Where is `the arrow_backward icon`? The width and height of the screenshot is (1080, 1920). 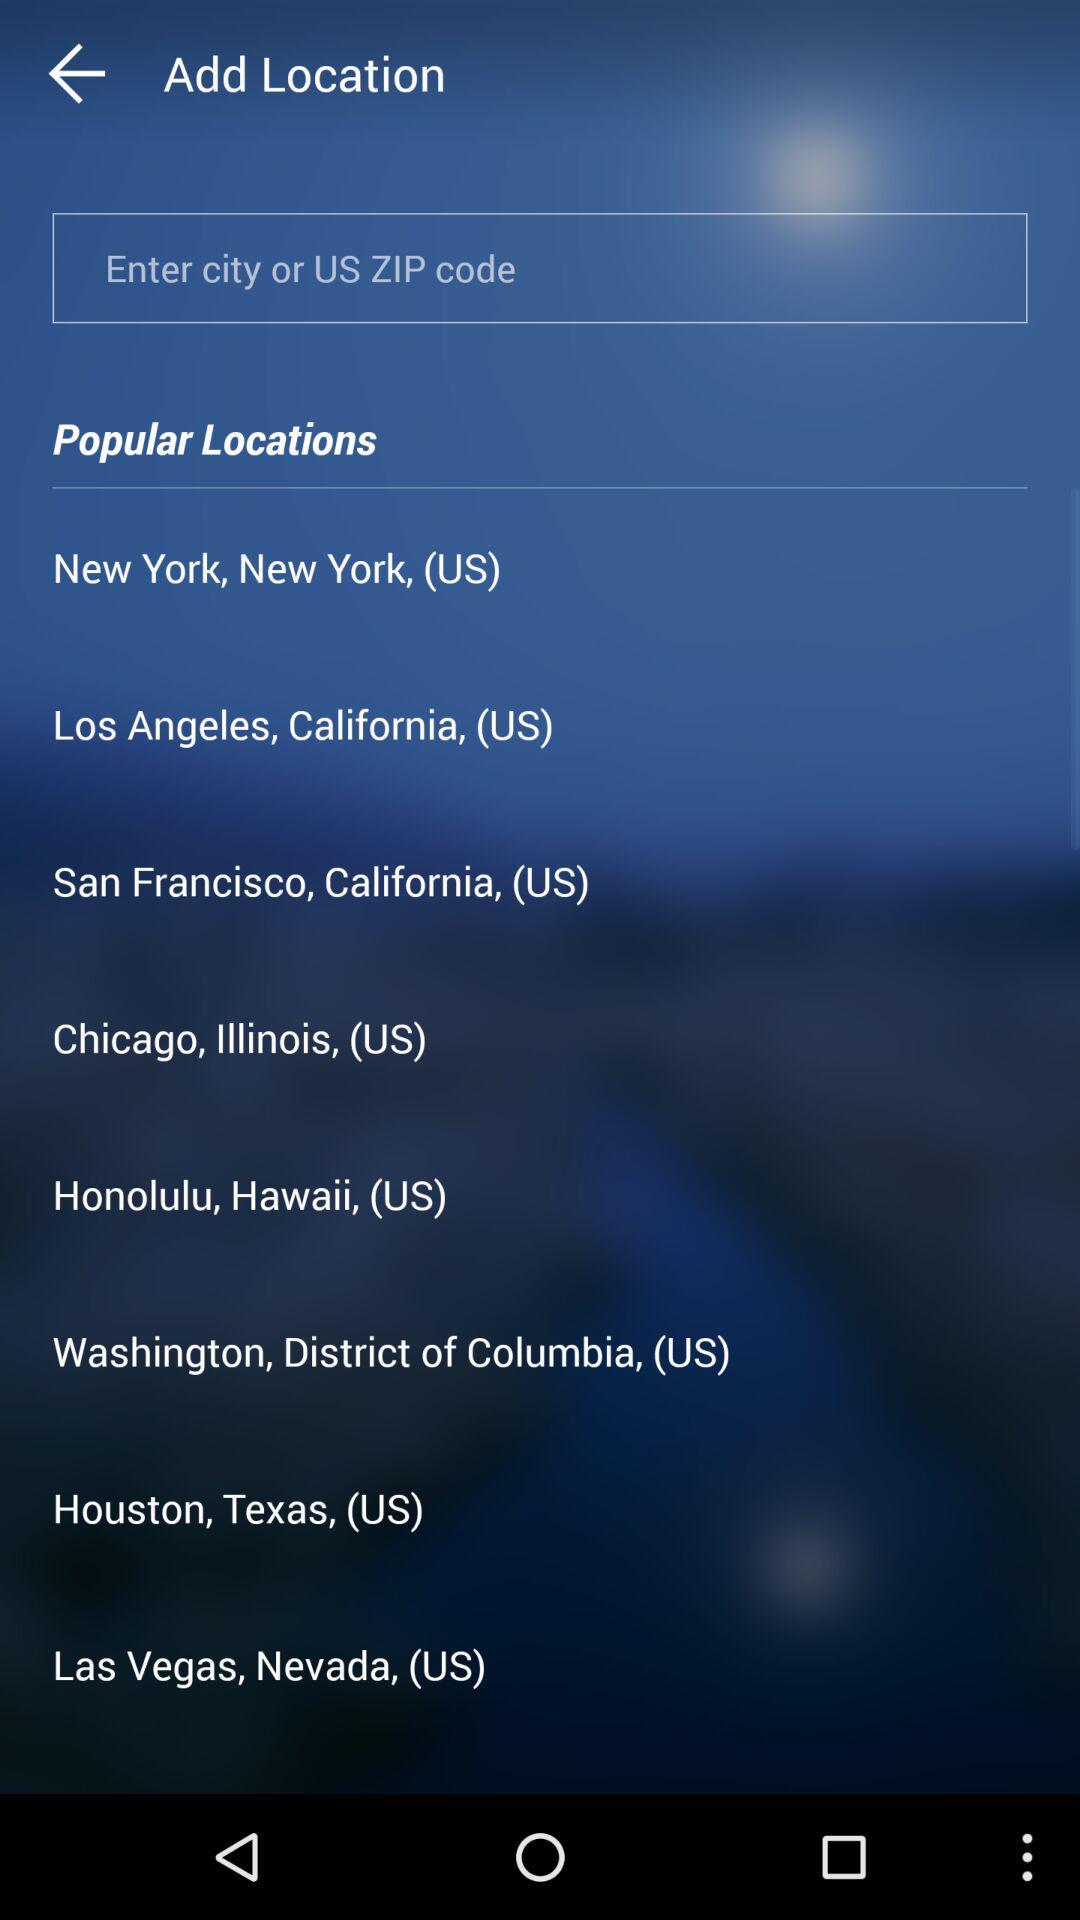
the arrow_backward icon is located at coordinates (115, 78).